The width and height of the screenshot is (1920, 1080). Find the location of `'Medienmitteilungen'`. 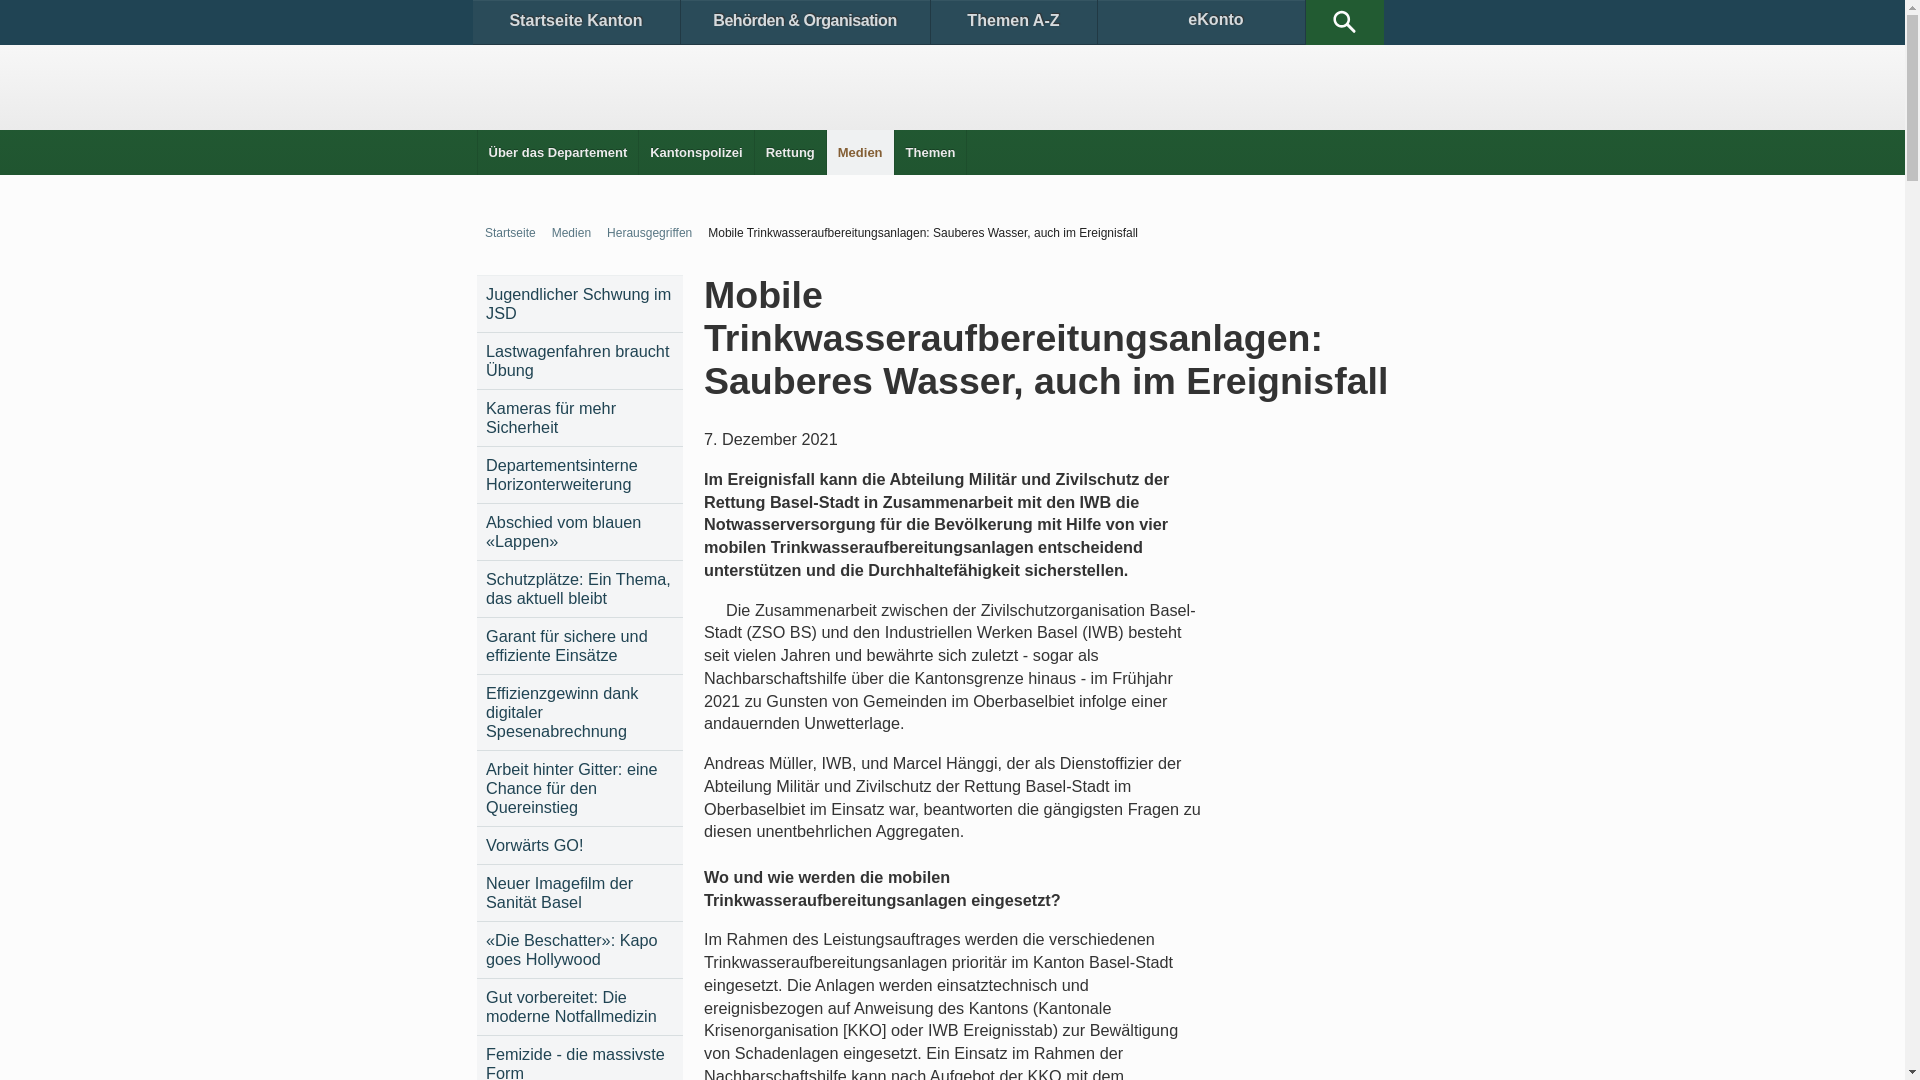

'Medienmitteilungen' is located at coordinates (548, 61).